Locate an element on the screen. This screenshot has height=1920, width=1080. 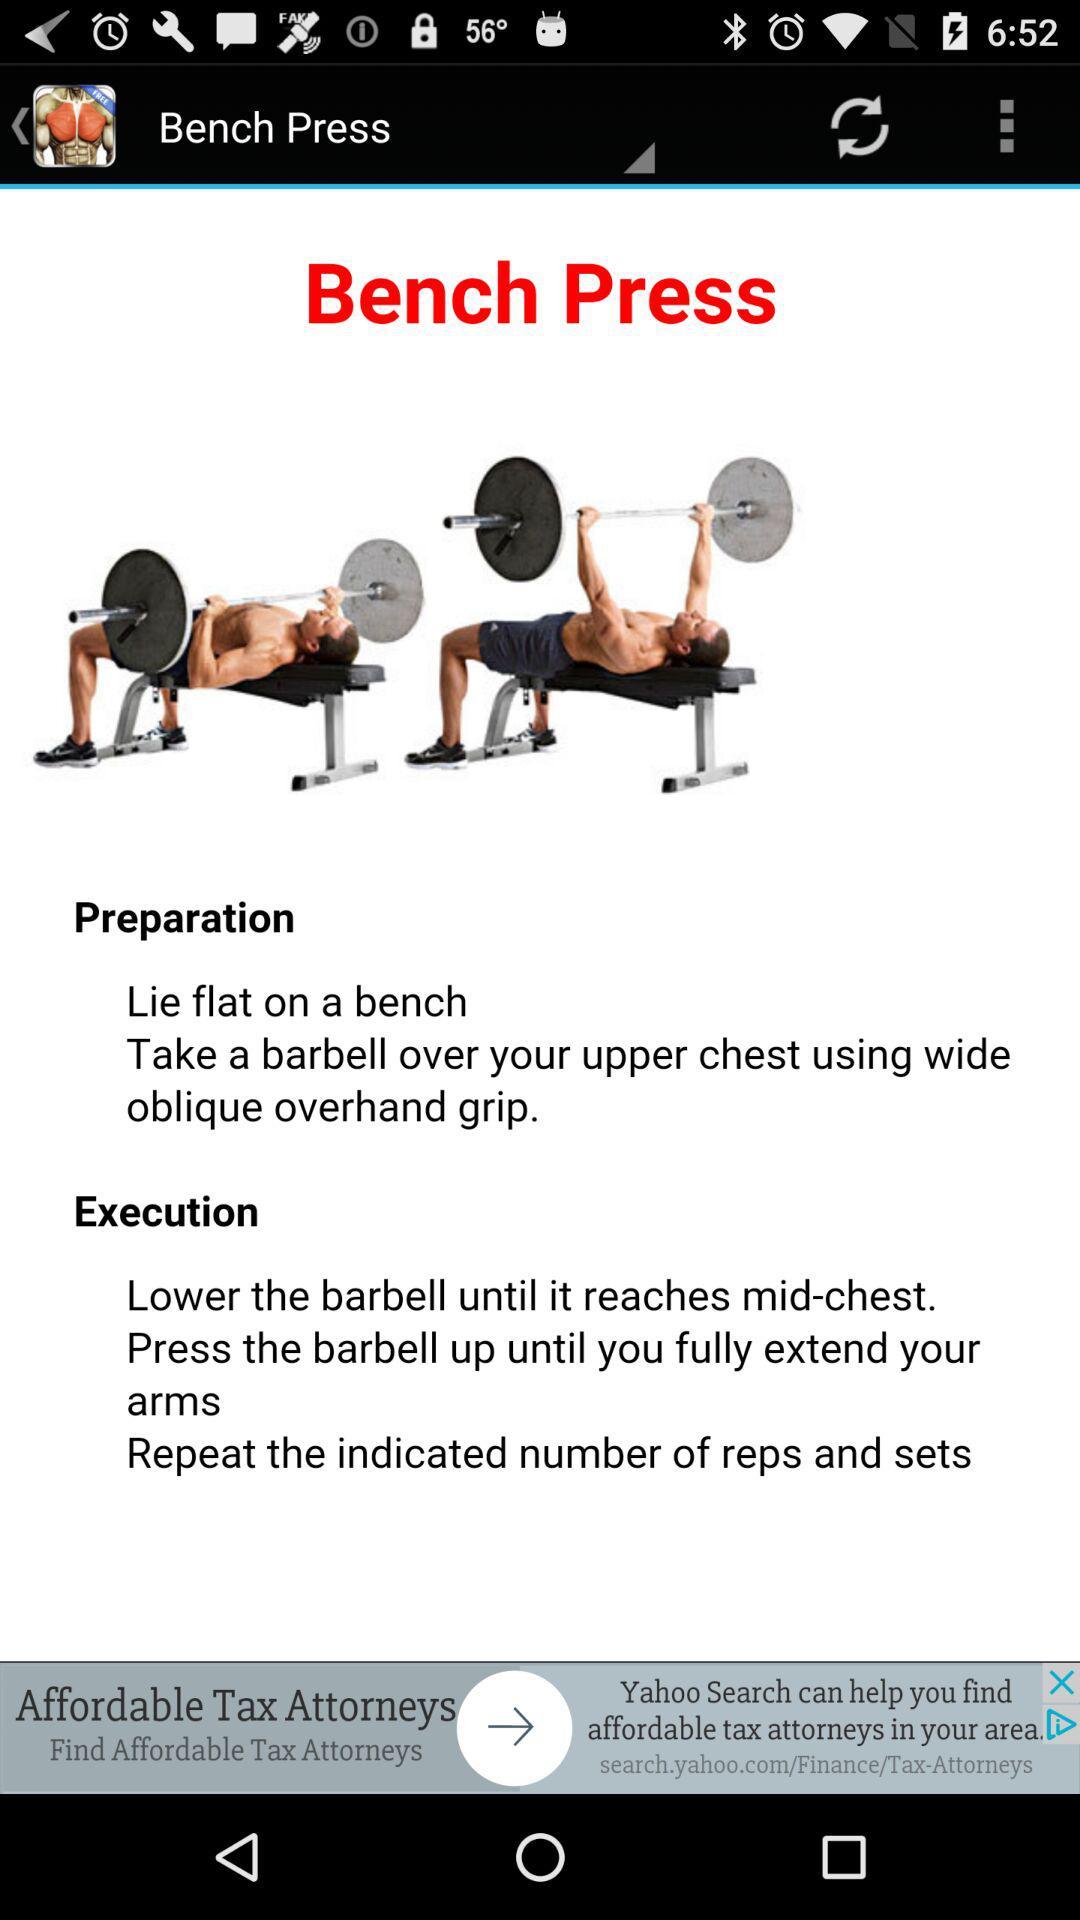
open advertisement is located at coordinates (540, 1727).